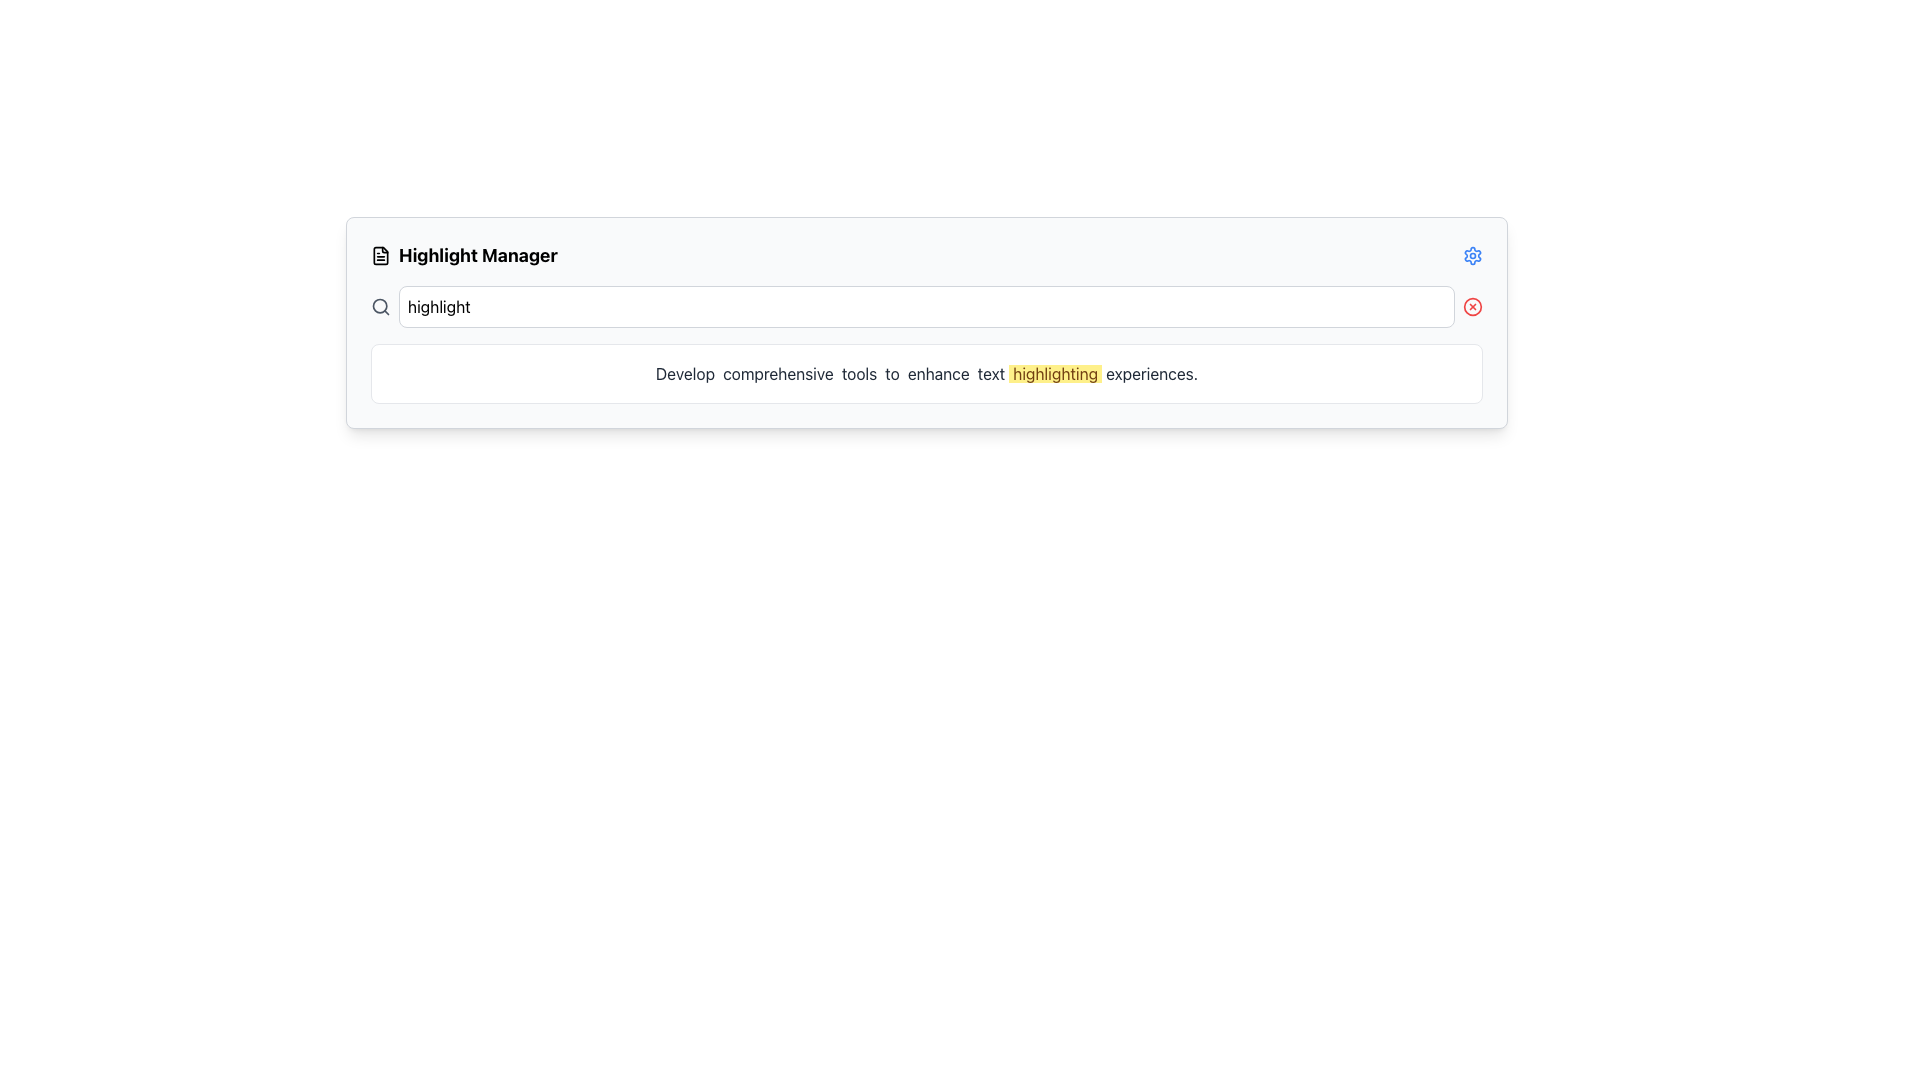  What do you see at coordinates (925, 374) in the screenshot?
I see `the Text Display Box that contains the message 'Develop comprehensive tools to enhance text highlighting experiences.' with emphasized word 'highlighting'` at bounding box center [925, 374].